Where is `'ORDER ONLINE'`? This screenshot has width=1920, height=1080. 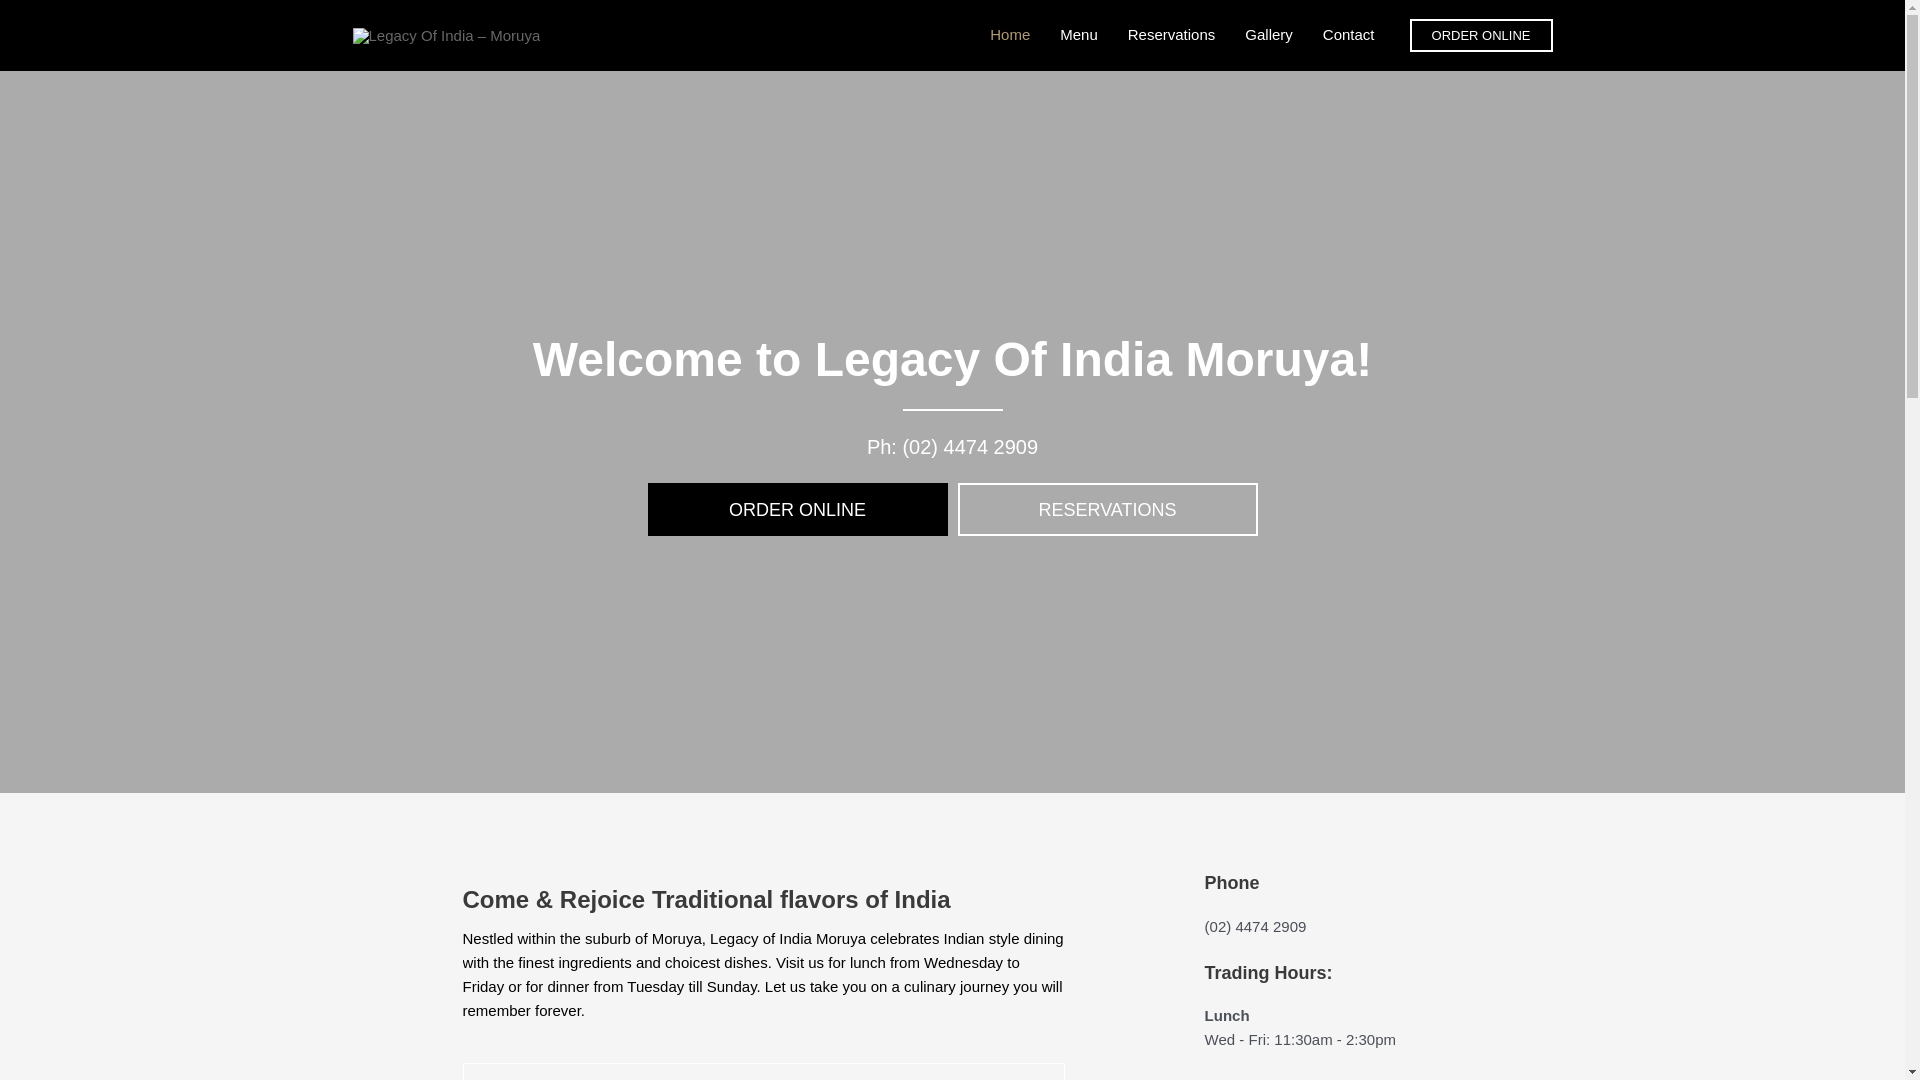
'ORDER ONLINE' is located at coordinates (1409, 34).